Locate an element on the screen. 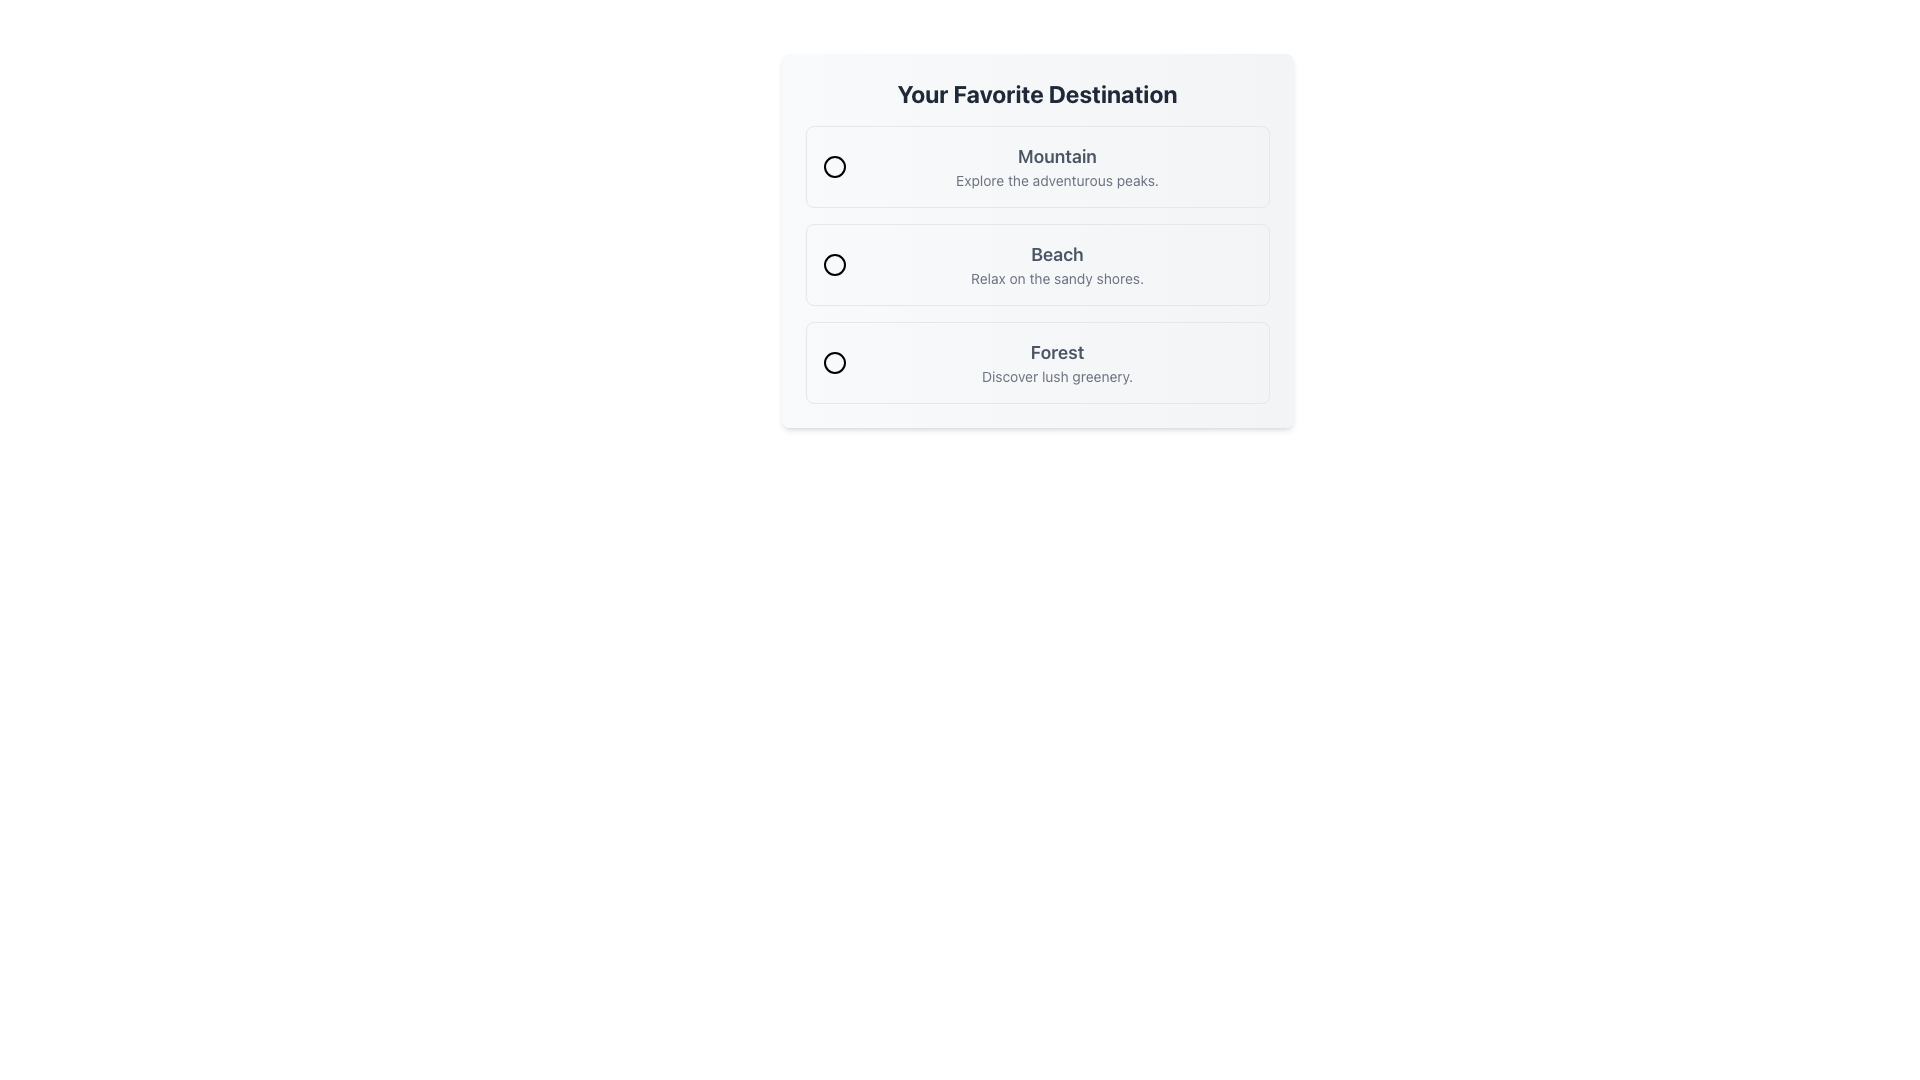 The height and width of the screenshot is (1080, 1920). text label that serves as the title for the second selectable option in the menu, positioned above the descriptive text 'Relax on the sandy shores.' is located at coordinates (1056, 253).